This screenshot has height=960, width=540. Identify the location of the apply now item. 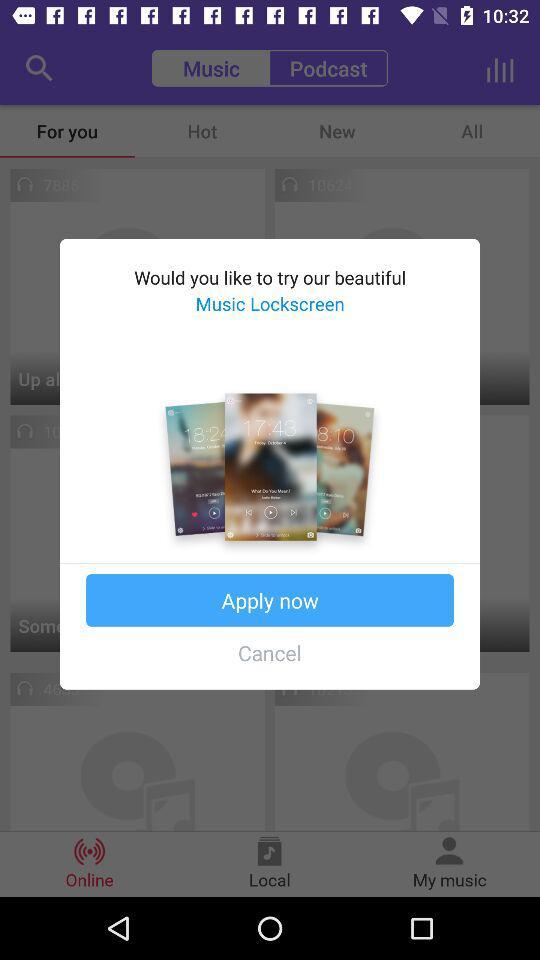
(270, 600).